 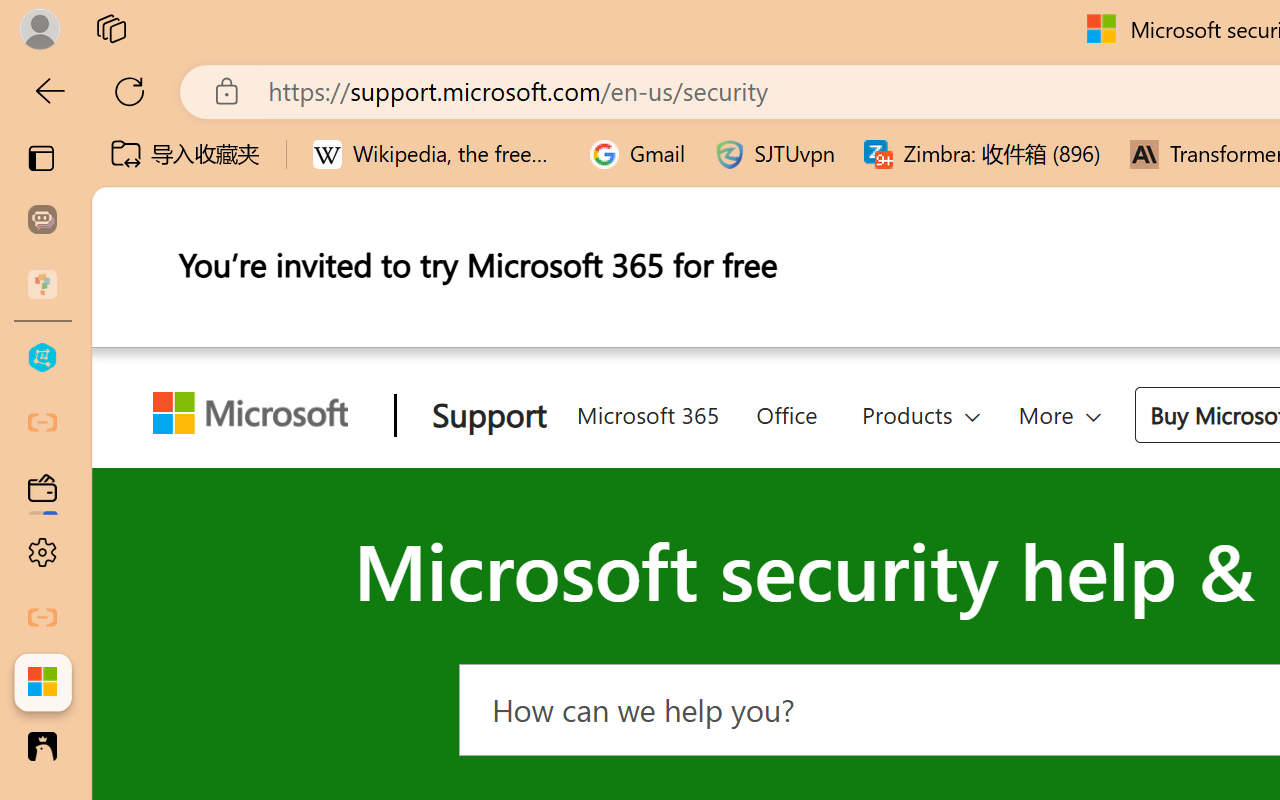 I want to click on 'Gmail', so click(x=637, y=154).